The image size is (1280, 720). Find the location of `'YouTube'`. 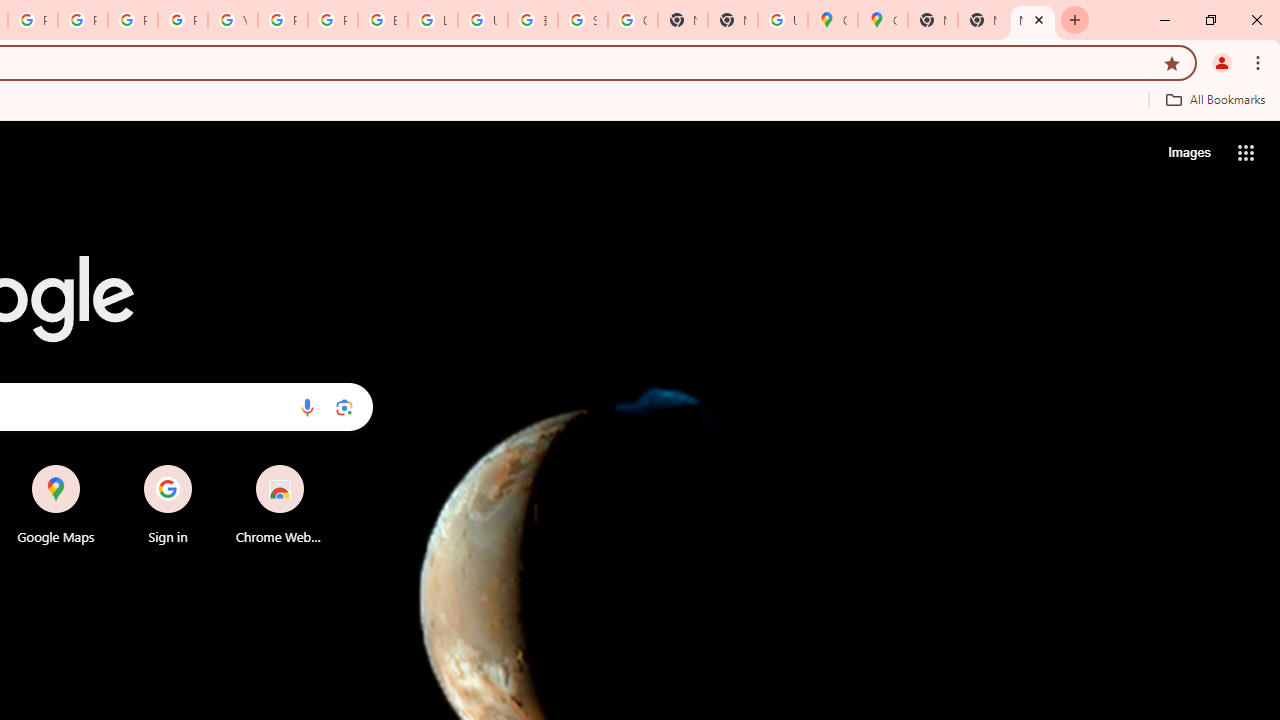

'YouTube' is located at coordinates (232, 20).